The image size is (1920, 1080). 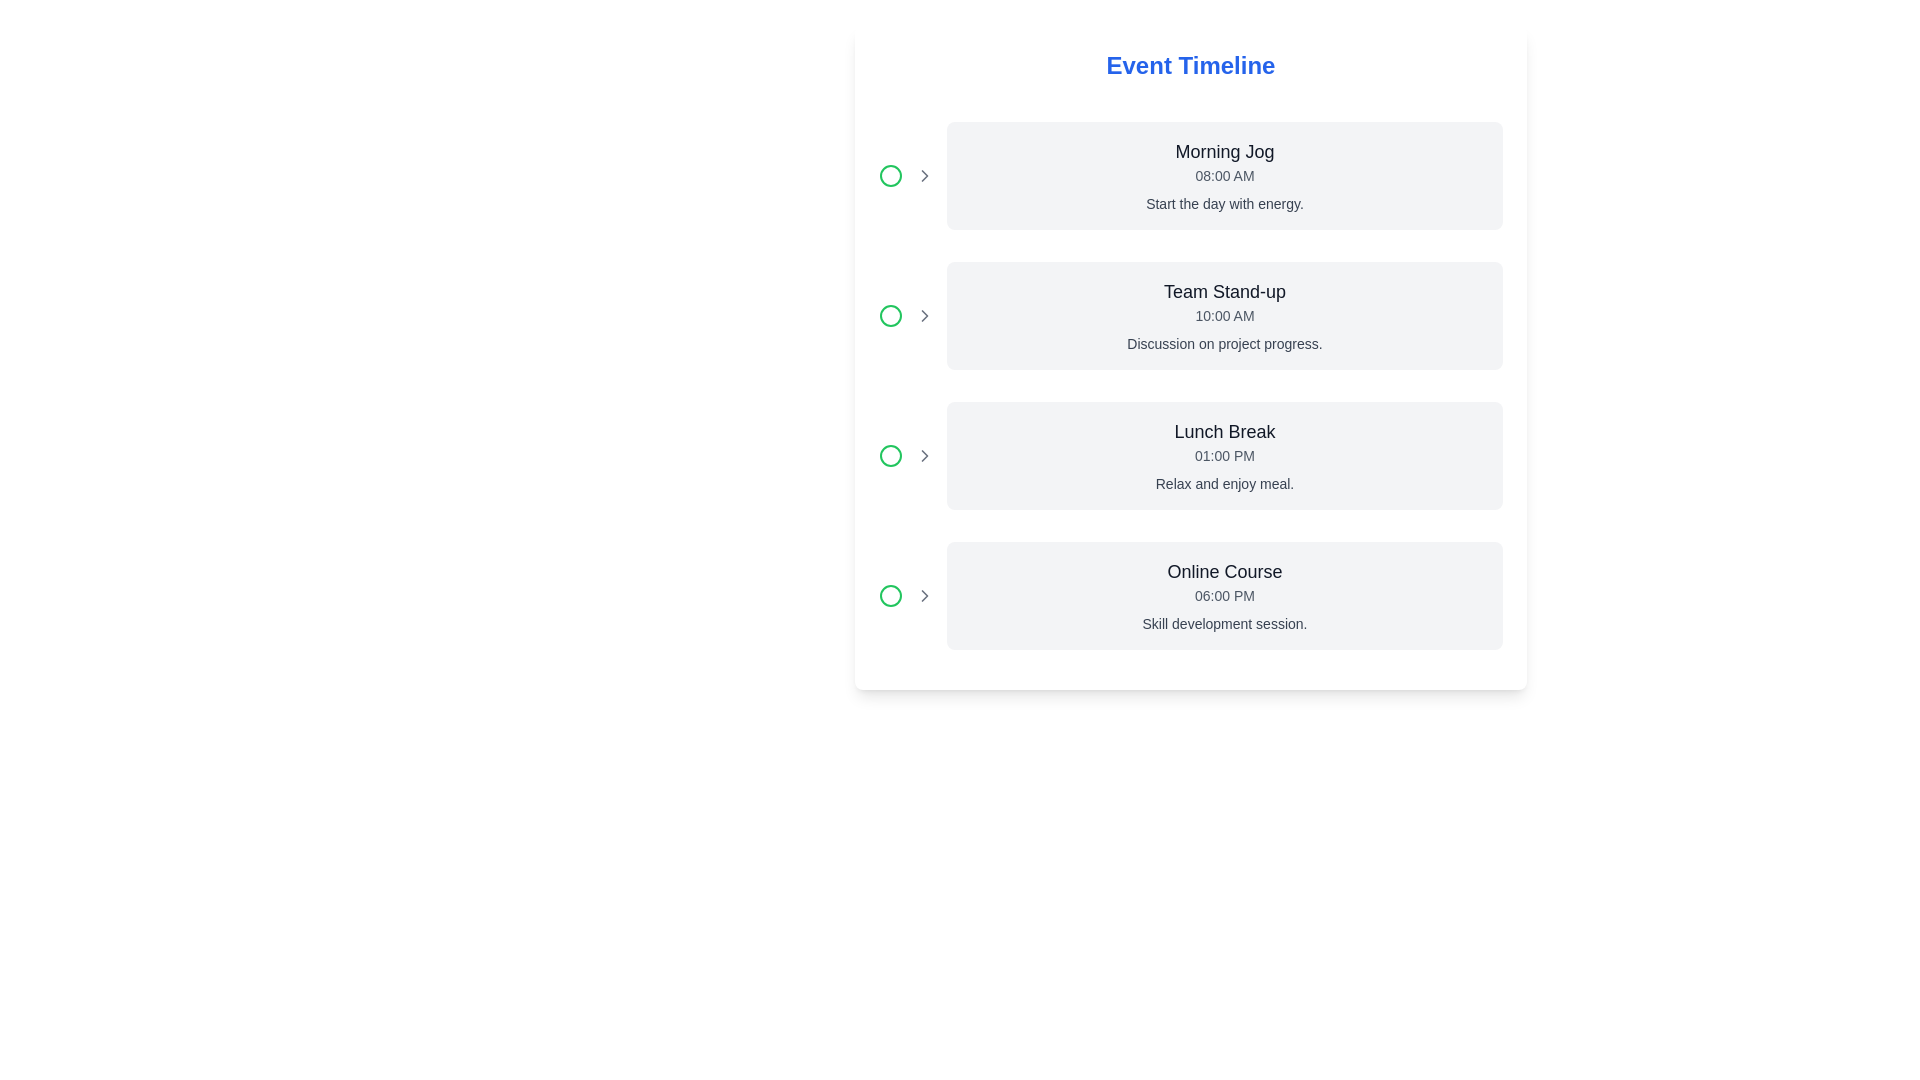 What do you see at coordinates (890, 595) in the screenshot?
I see `the circular icon with a green outline and fill, located to the left of the 'Online Course' text in the timeline section for status indication` at bounding box center [890, 595].